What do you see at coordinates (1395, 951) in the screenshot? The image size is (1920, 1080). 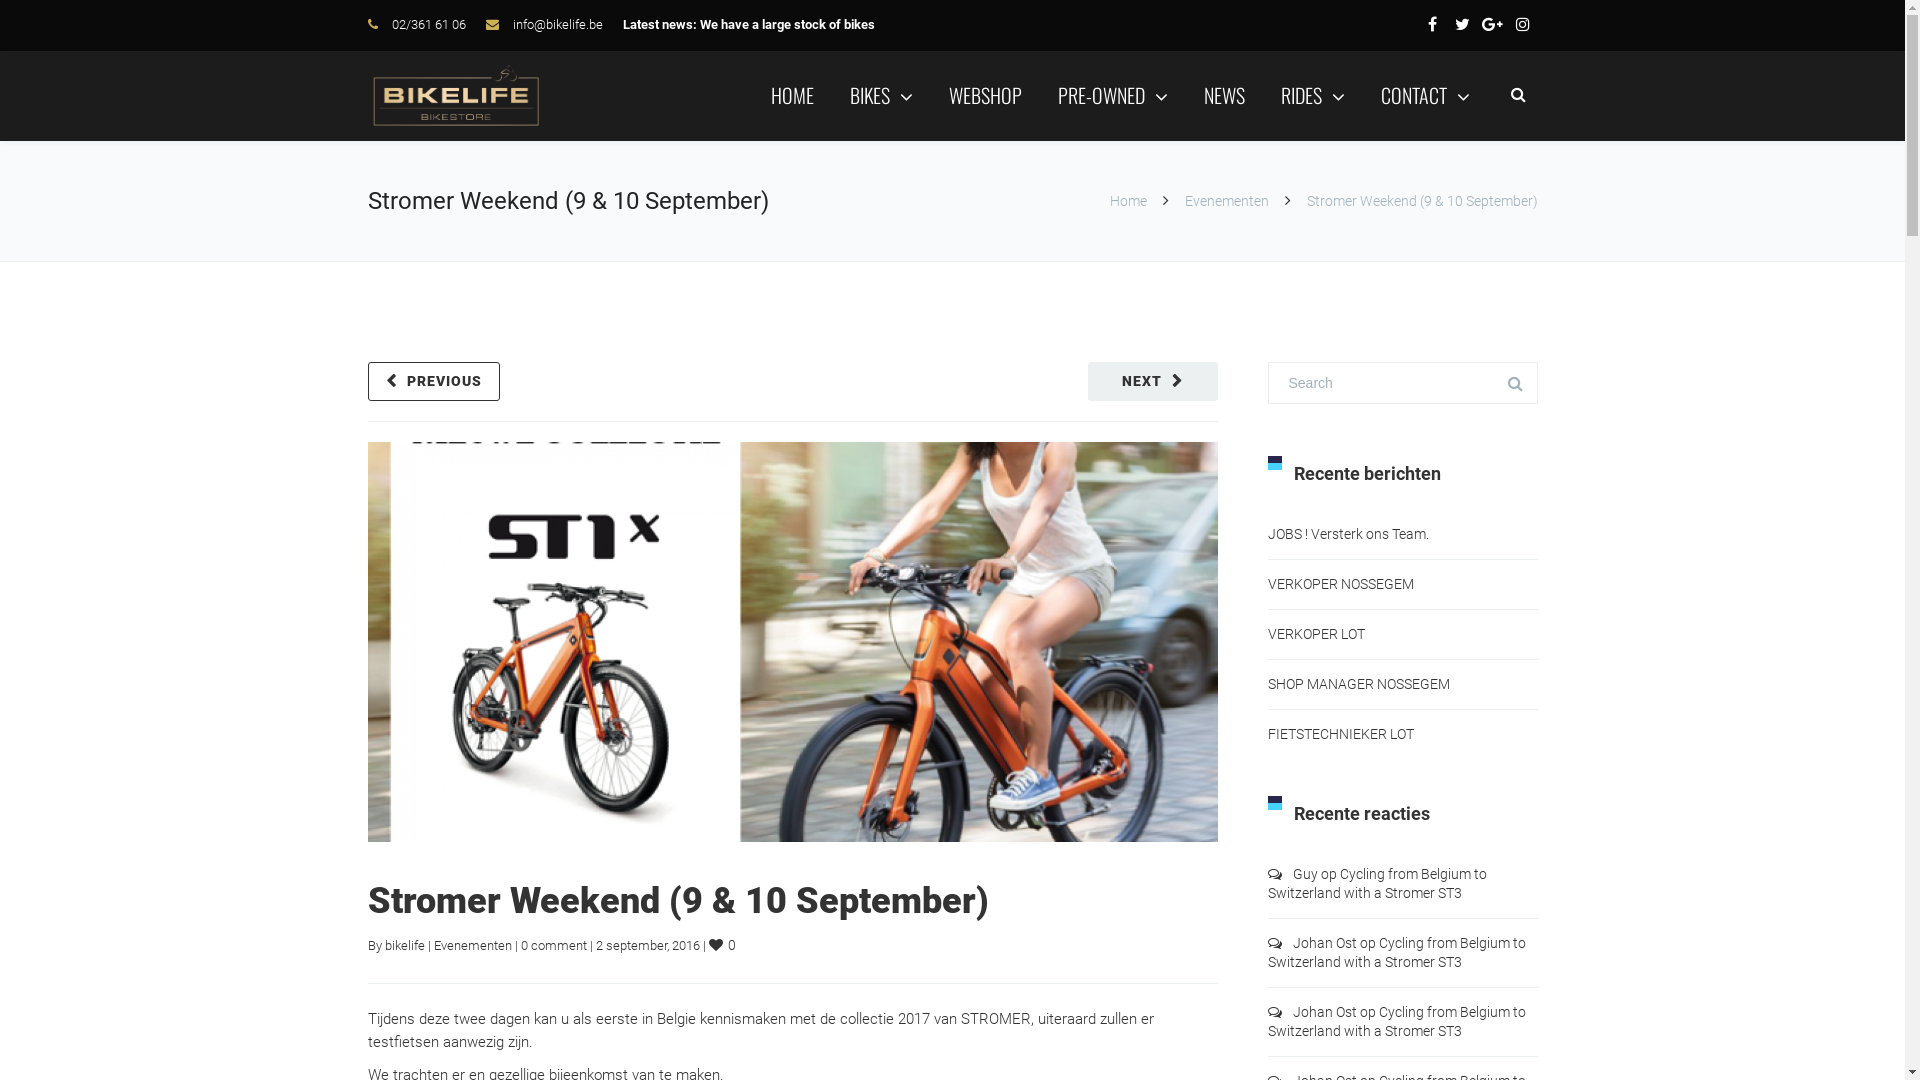 I see `'Cycling from Belgium to Switzerland with a Stromer ST3'` at bounding box center [1395, 951].